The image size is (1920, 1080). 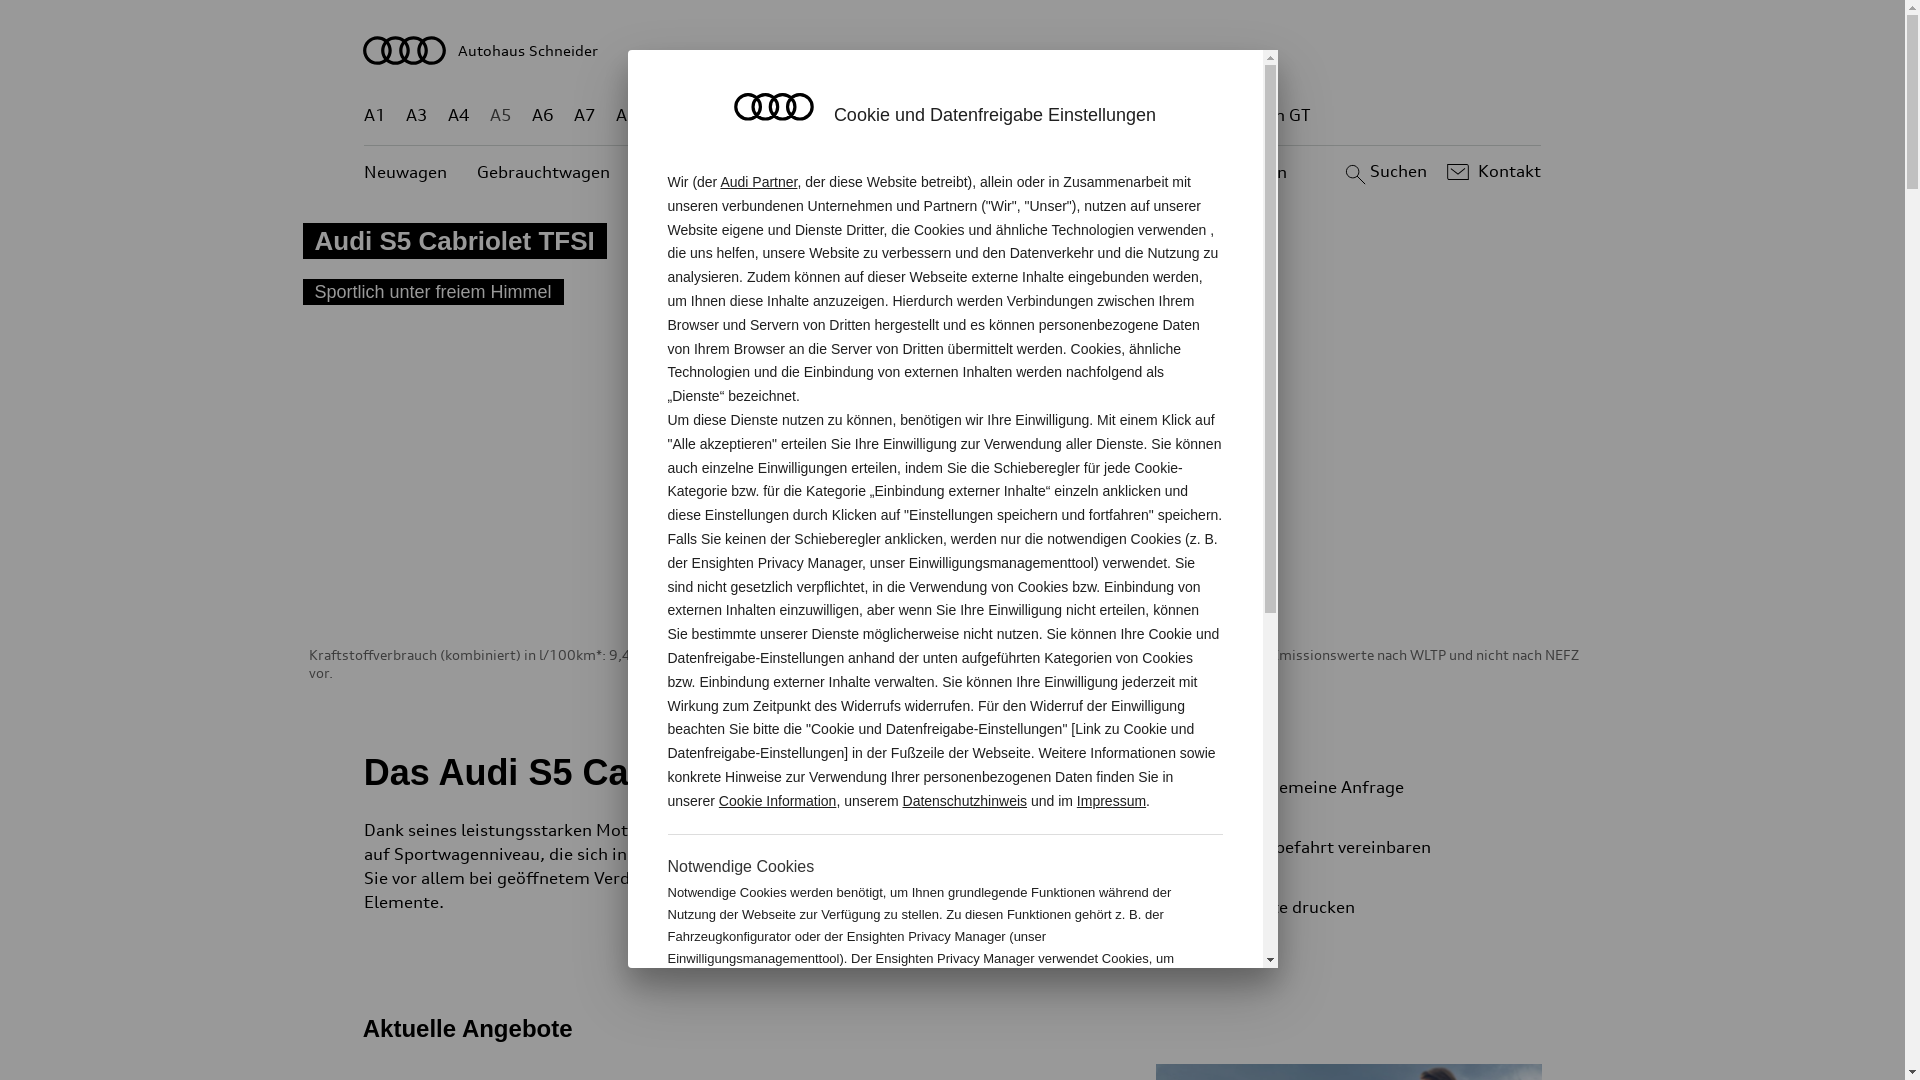 I want to click on 'A4', so click(x=458, y=115).